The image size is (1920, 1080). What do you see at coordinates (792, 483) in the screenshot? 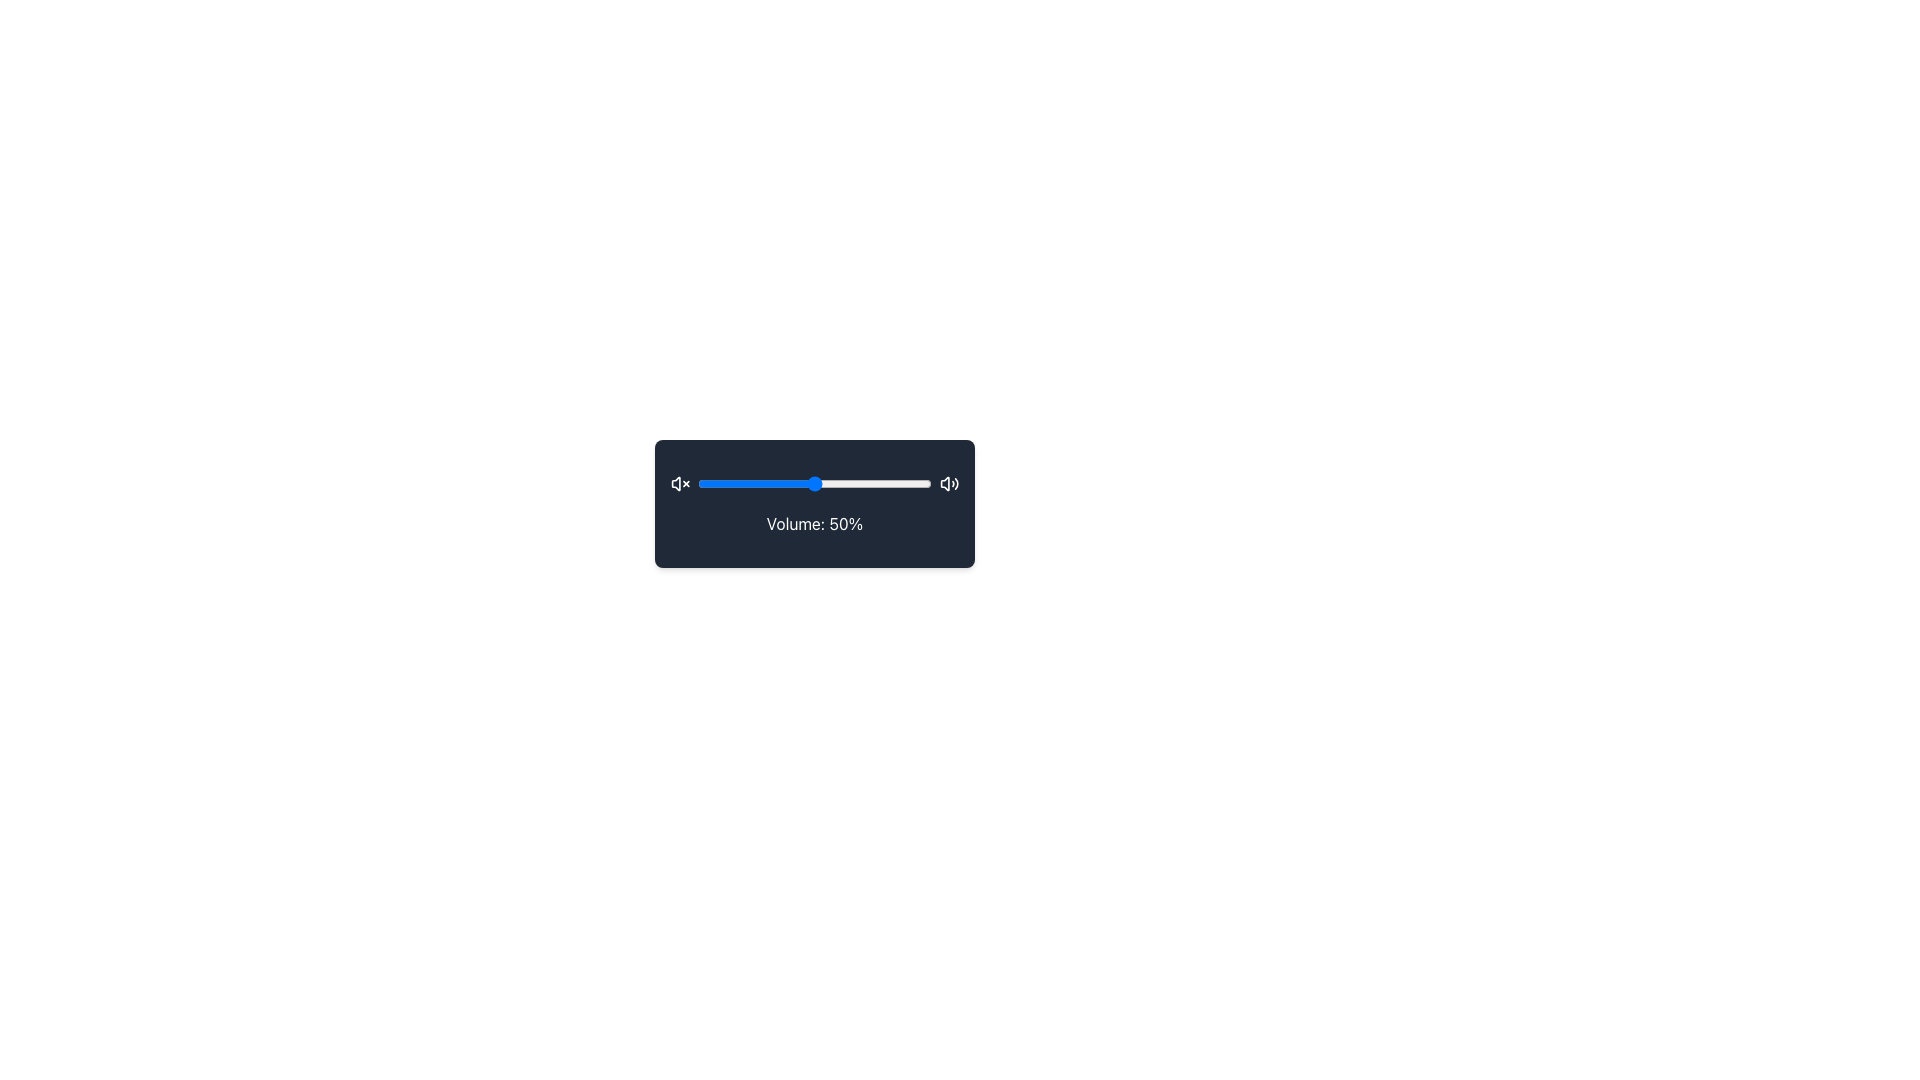
I see `the volume` at bounding box center [792, 483].